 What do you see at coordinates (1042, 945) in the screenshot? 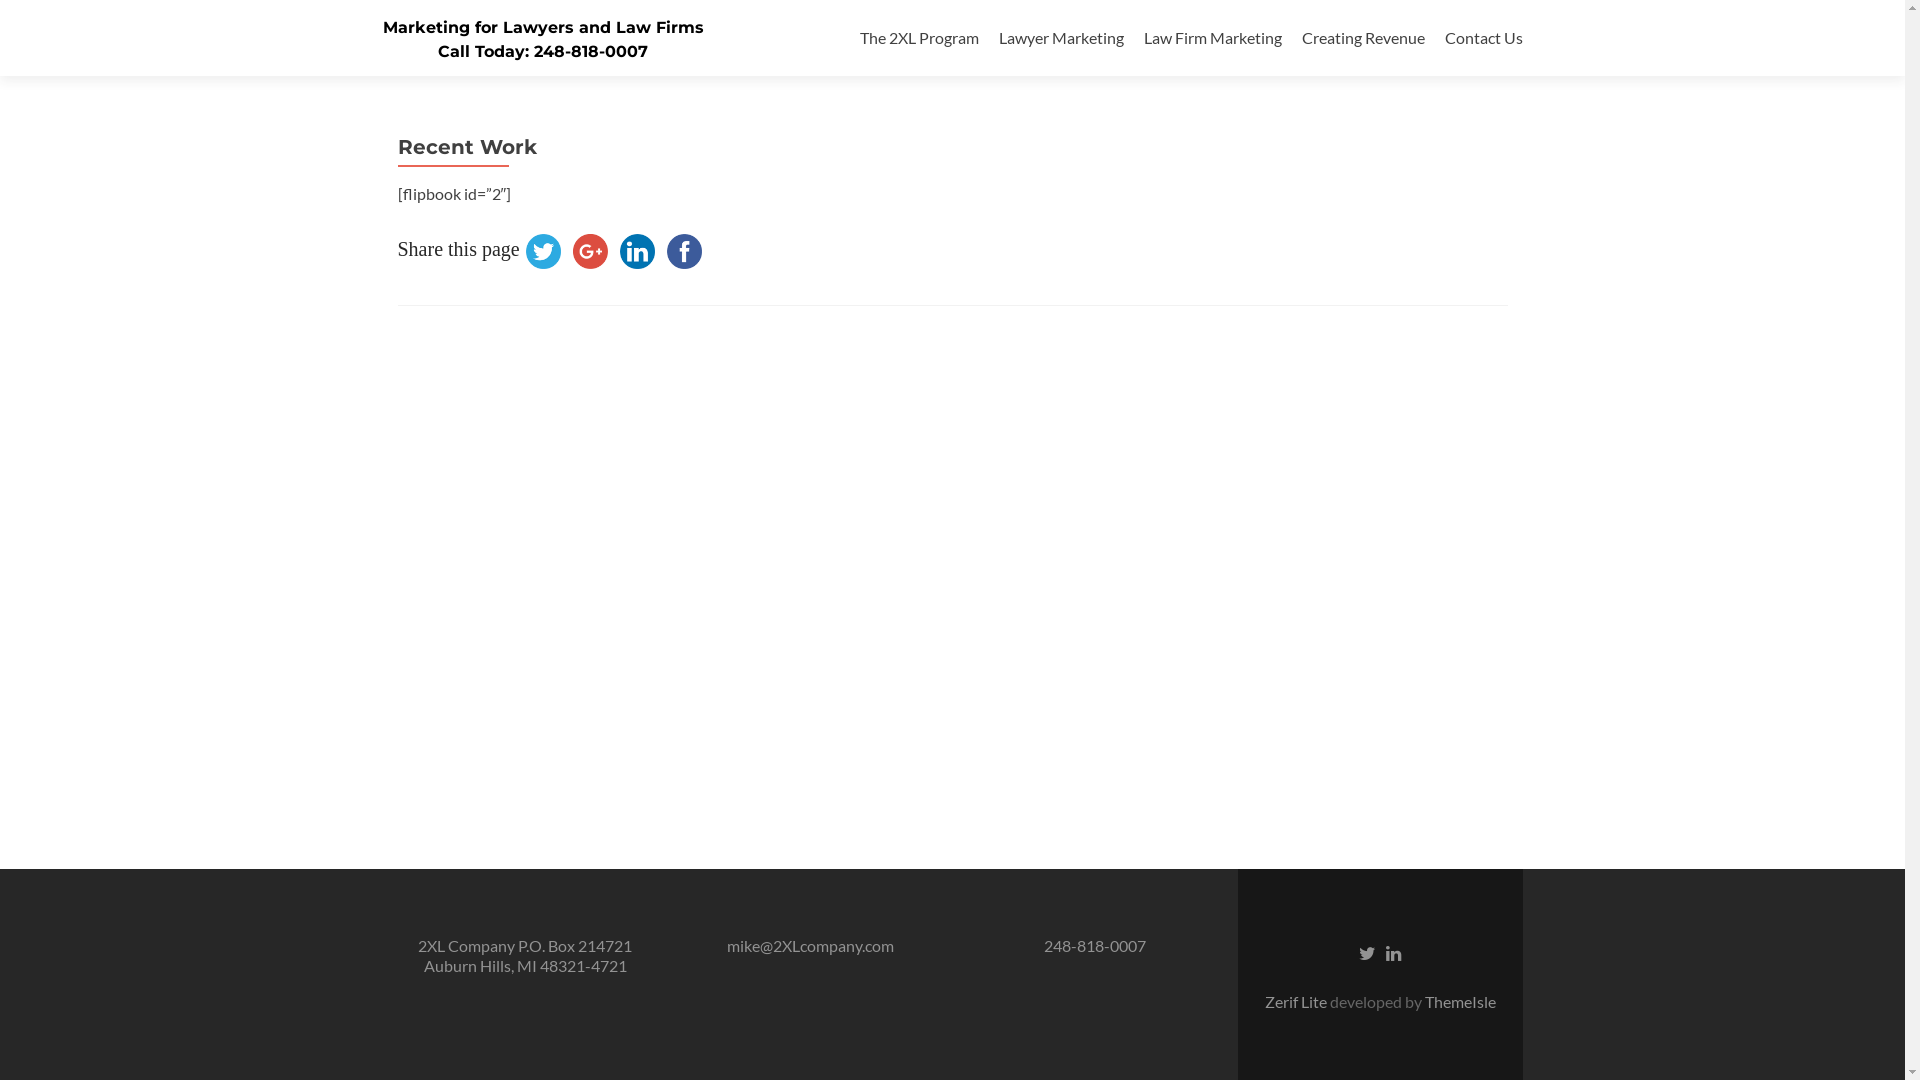
I see `'248-818-0007'` at bounding box center [1042, 945].